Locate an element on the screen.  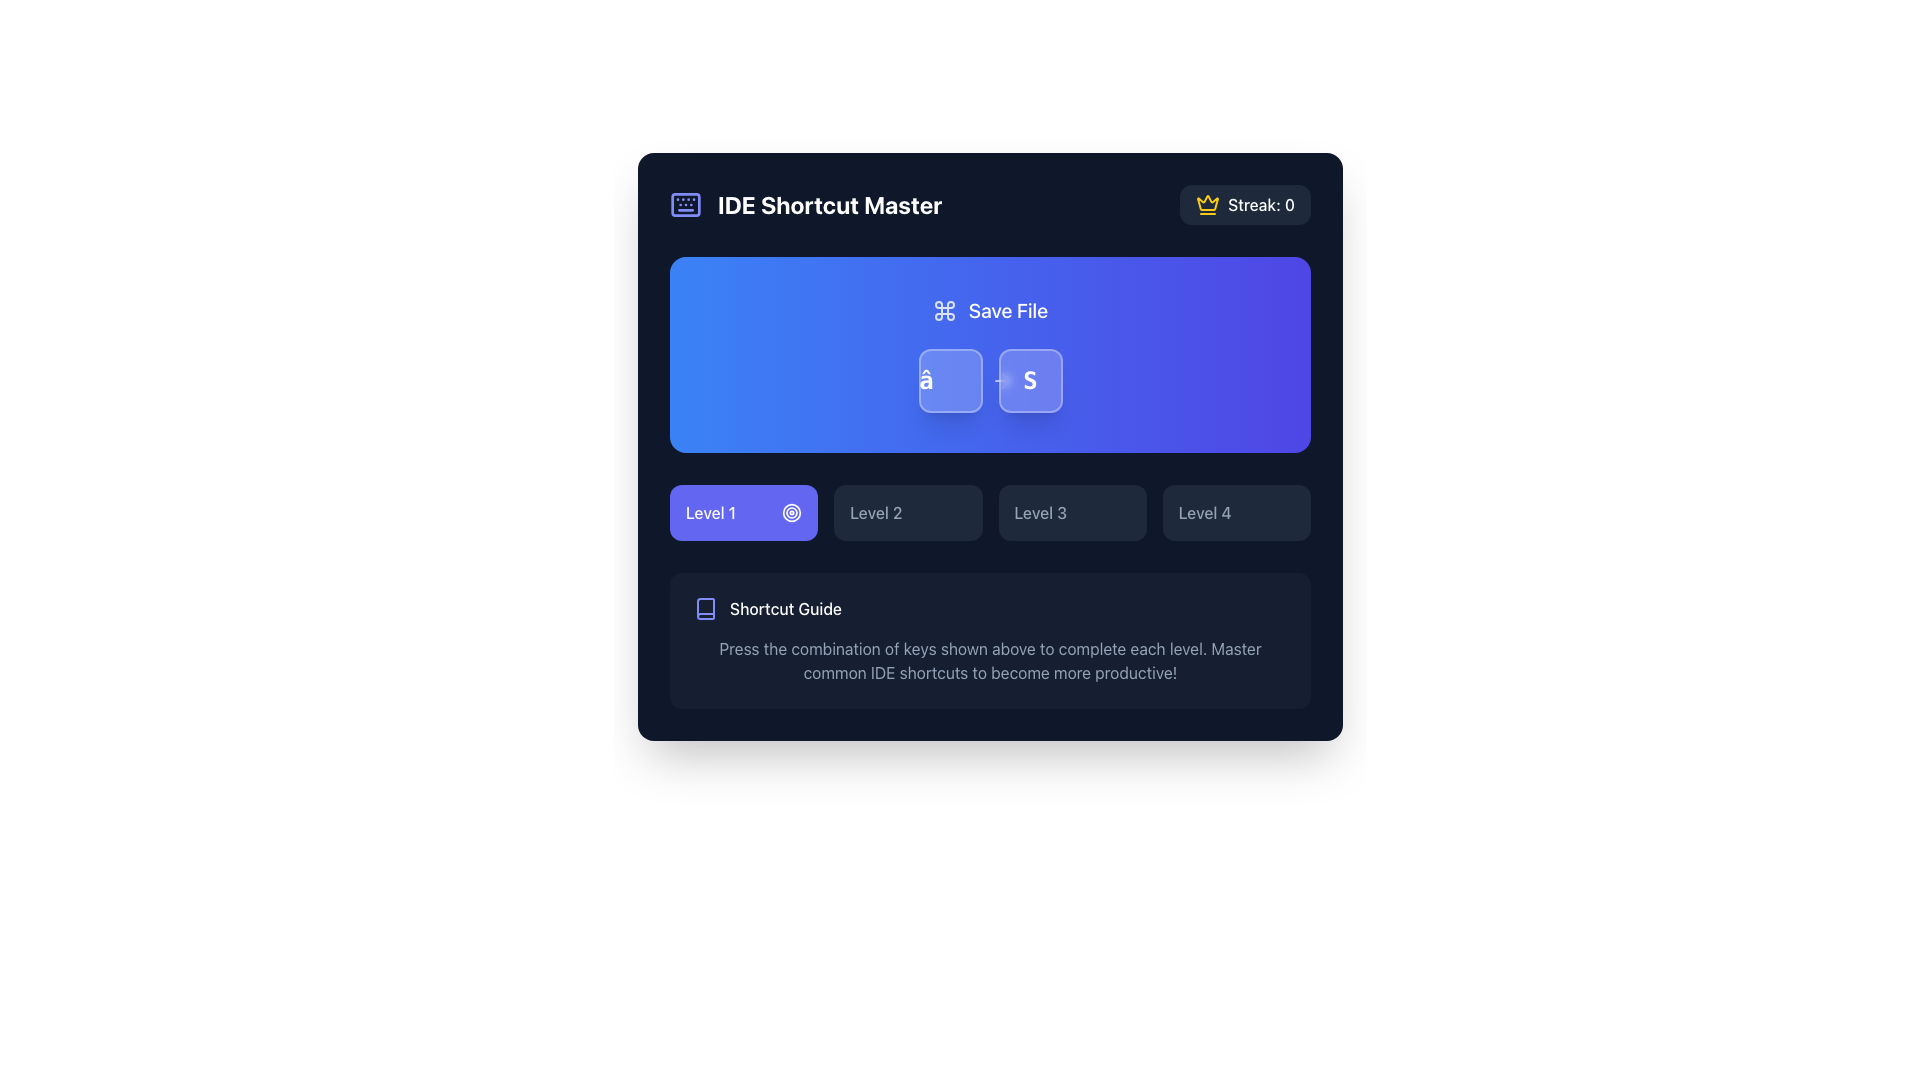
the graphical icon with a geometric design featuring a central cross structure and curved paths, located in the upper left corner of the blue rectangular section labeled 'IDE Shortcut Master' is located at coordinates (943, 311).